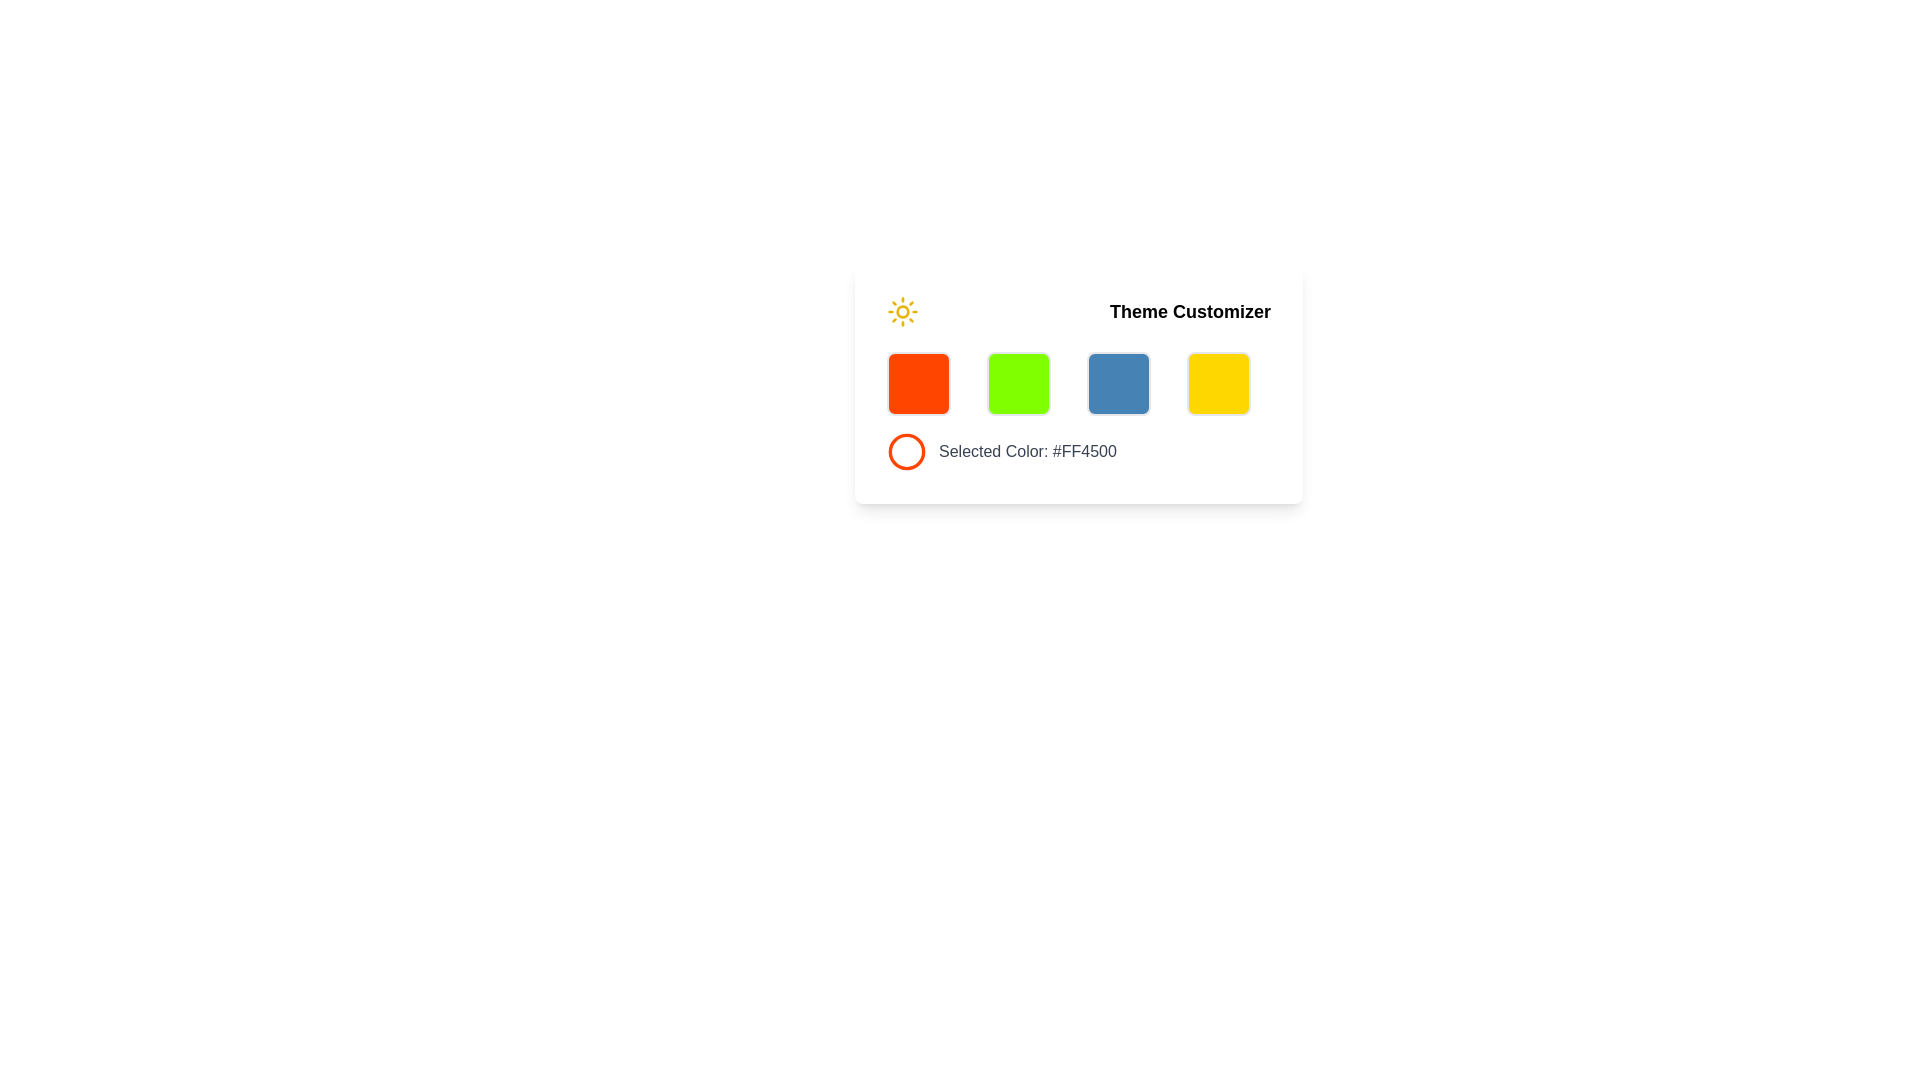 The image size is (1920, 1080). Describe the element at coordinates (1218, 384) in the screenshot. I see `the fourth button in the horizontal grid of theme options` at that location.